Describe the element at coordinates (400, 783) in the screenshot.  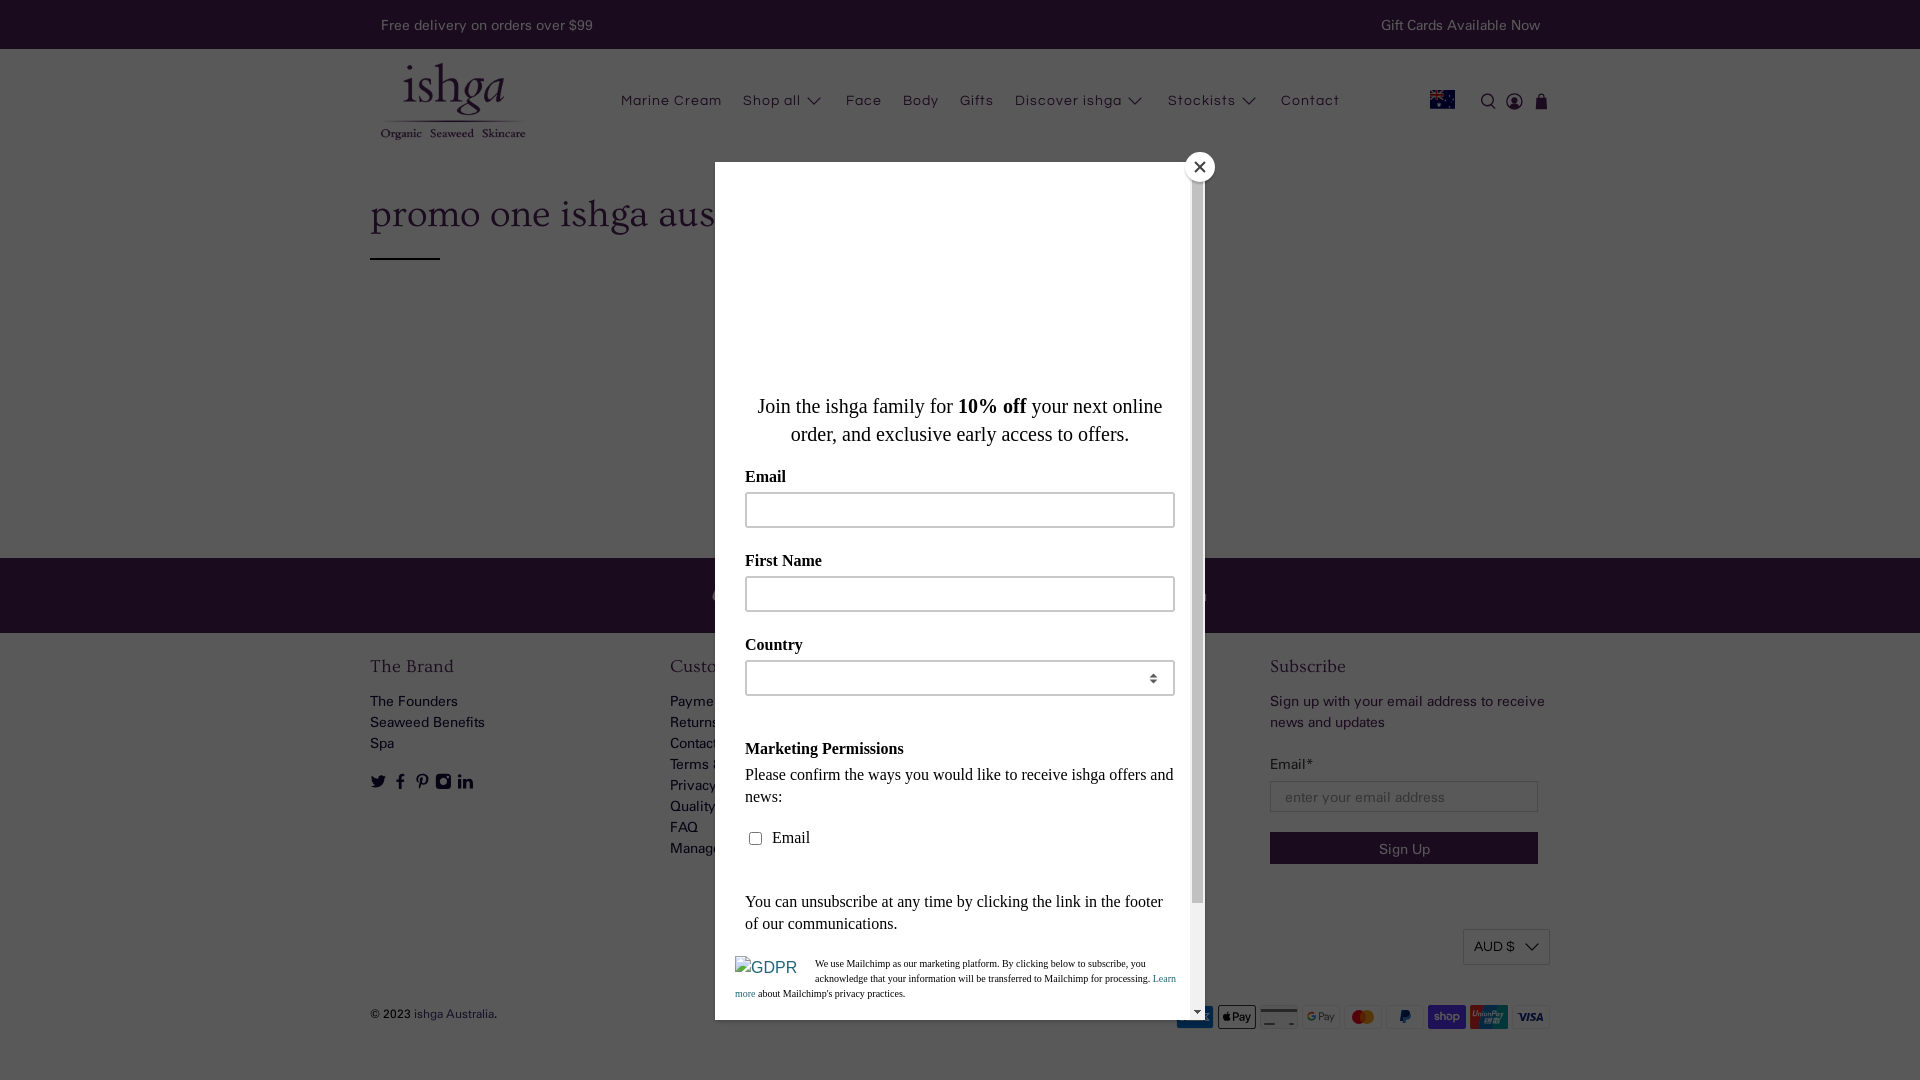
I see `'ishga Australia on Facebook'` at that location.